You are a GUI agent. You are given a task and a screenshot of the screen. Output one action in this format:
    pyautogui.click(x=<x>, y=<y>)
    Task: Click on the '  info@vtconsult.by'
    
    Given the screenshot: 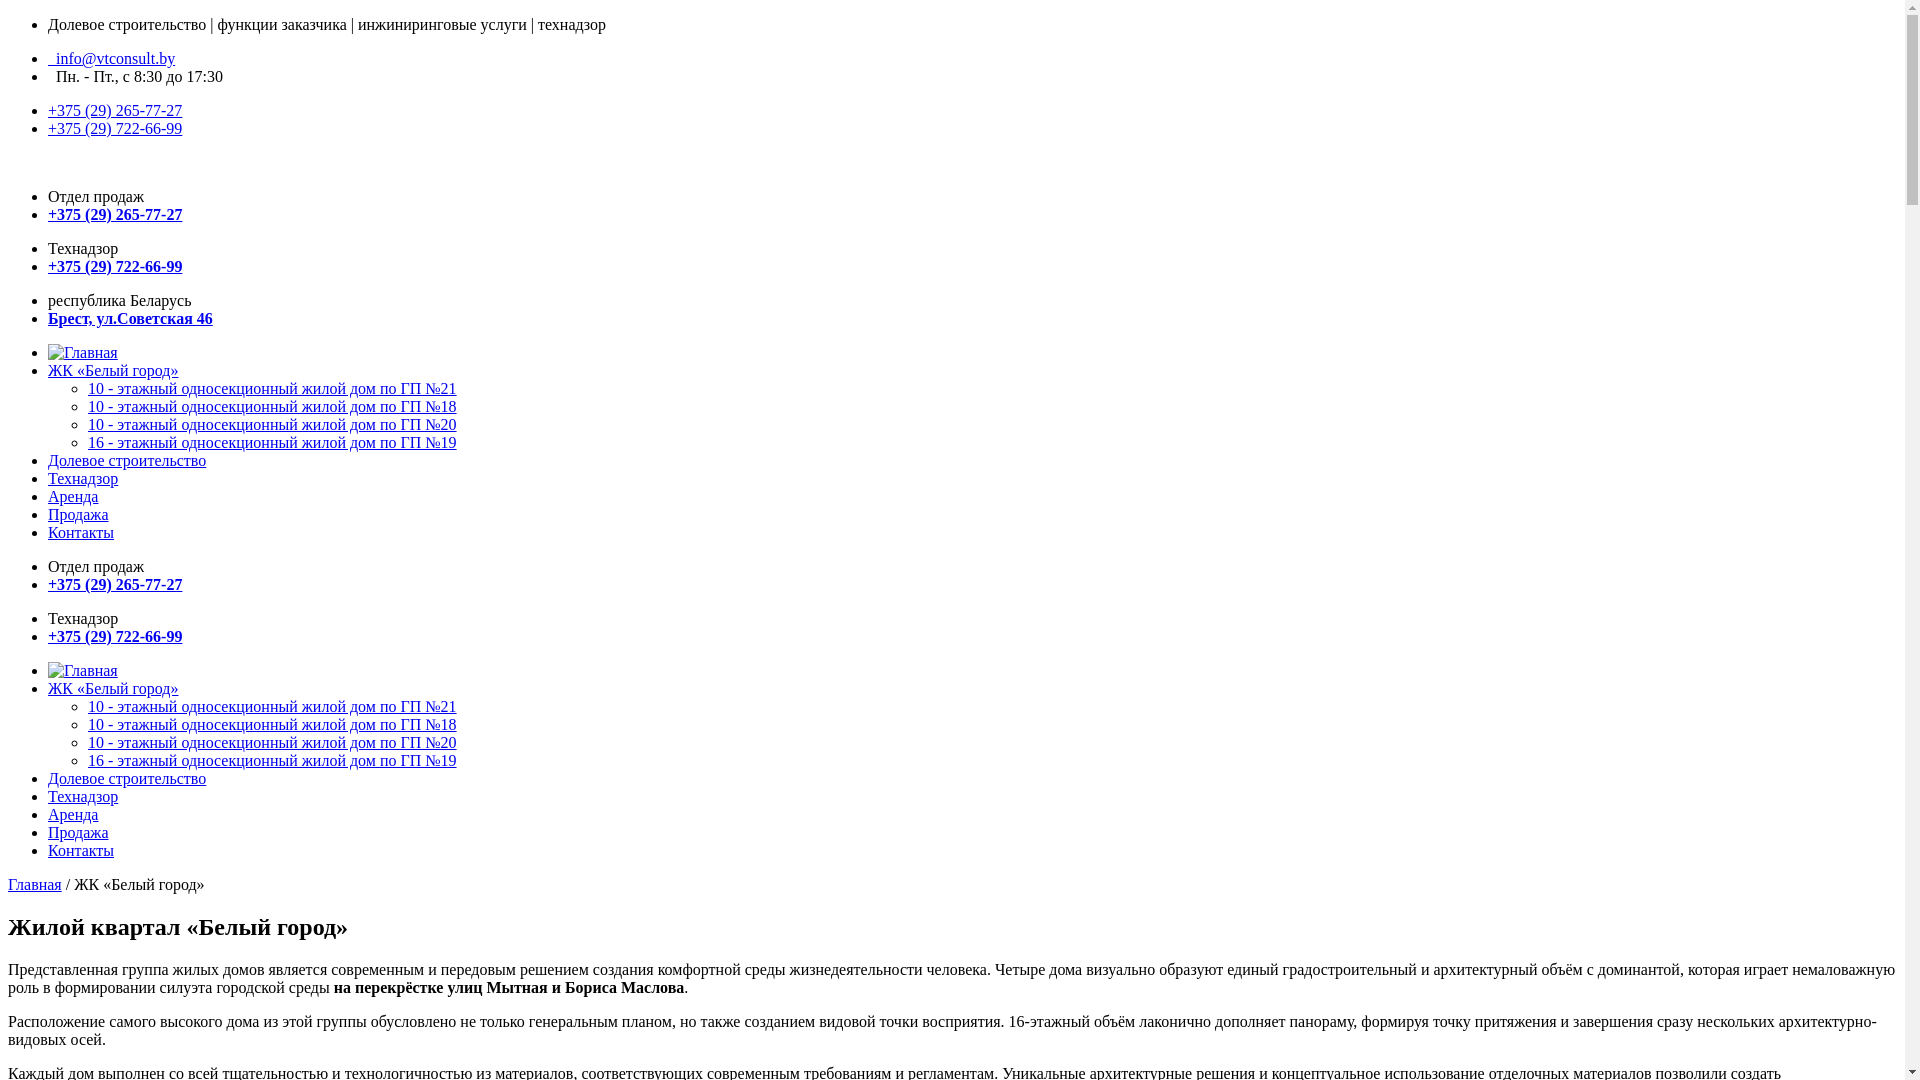 What is the action you would take?
    pyautogui.click(x=110, y=57)
    